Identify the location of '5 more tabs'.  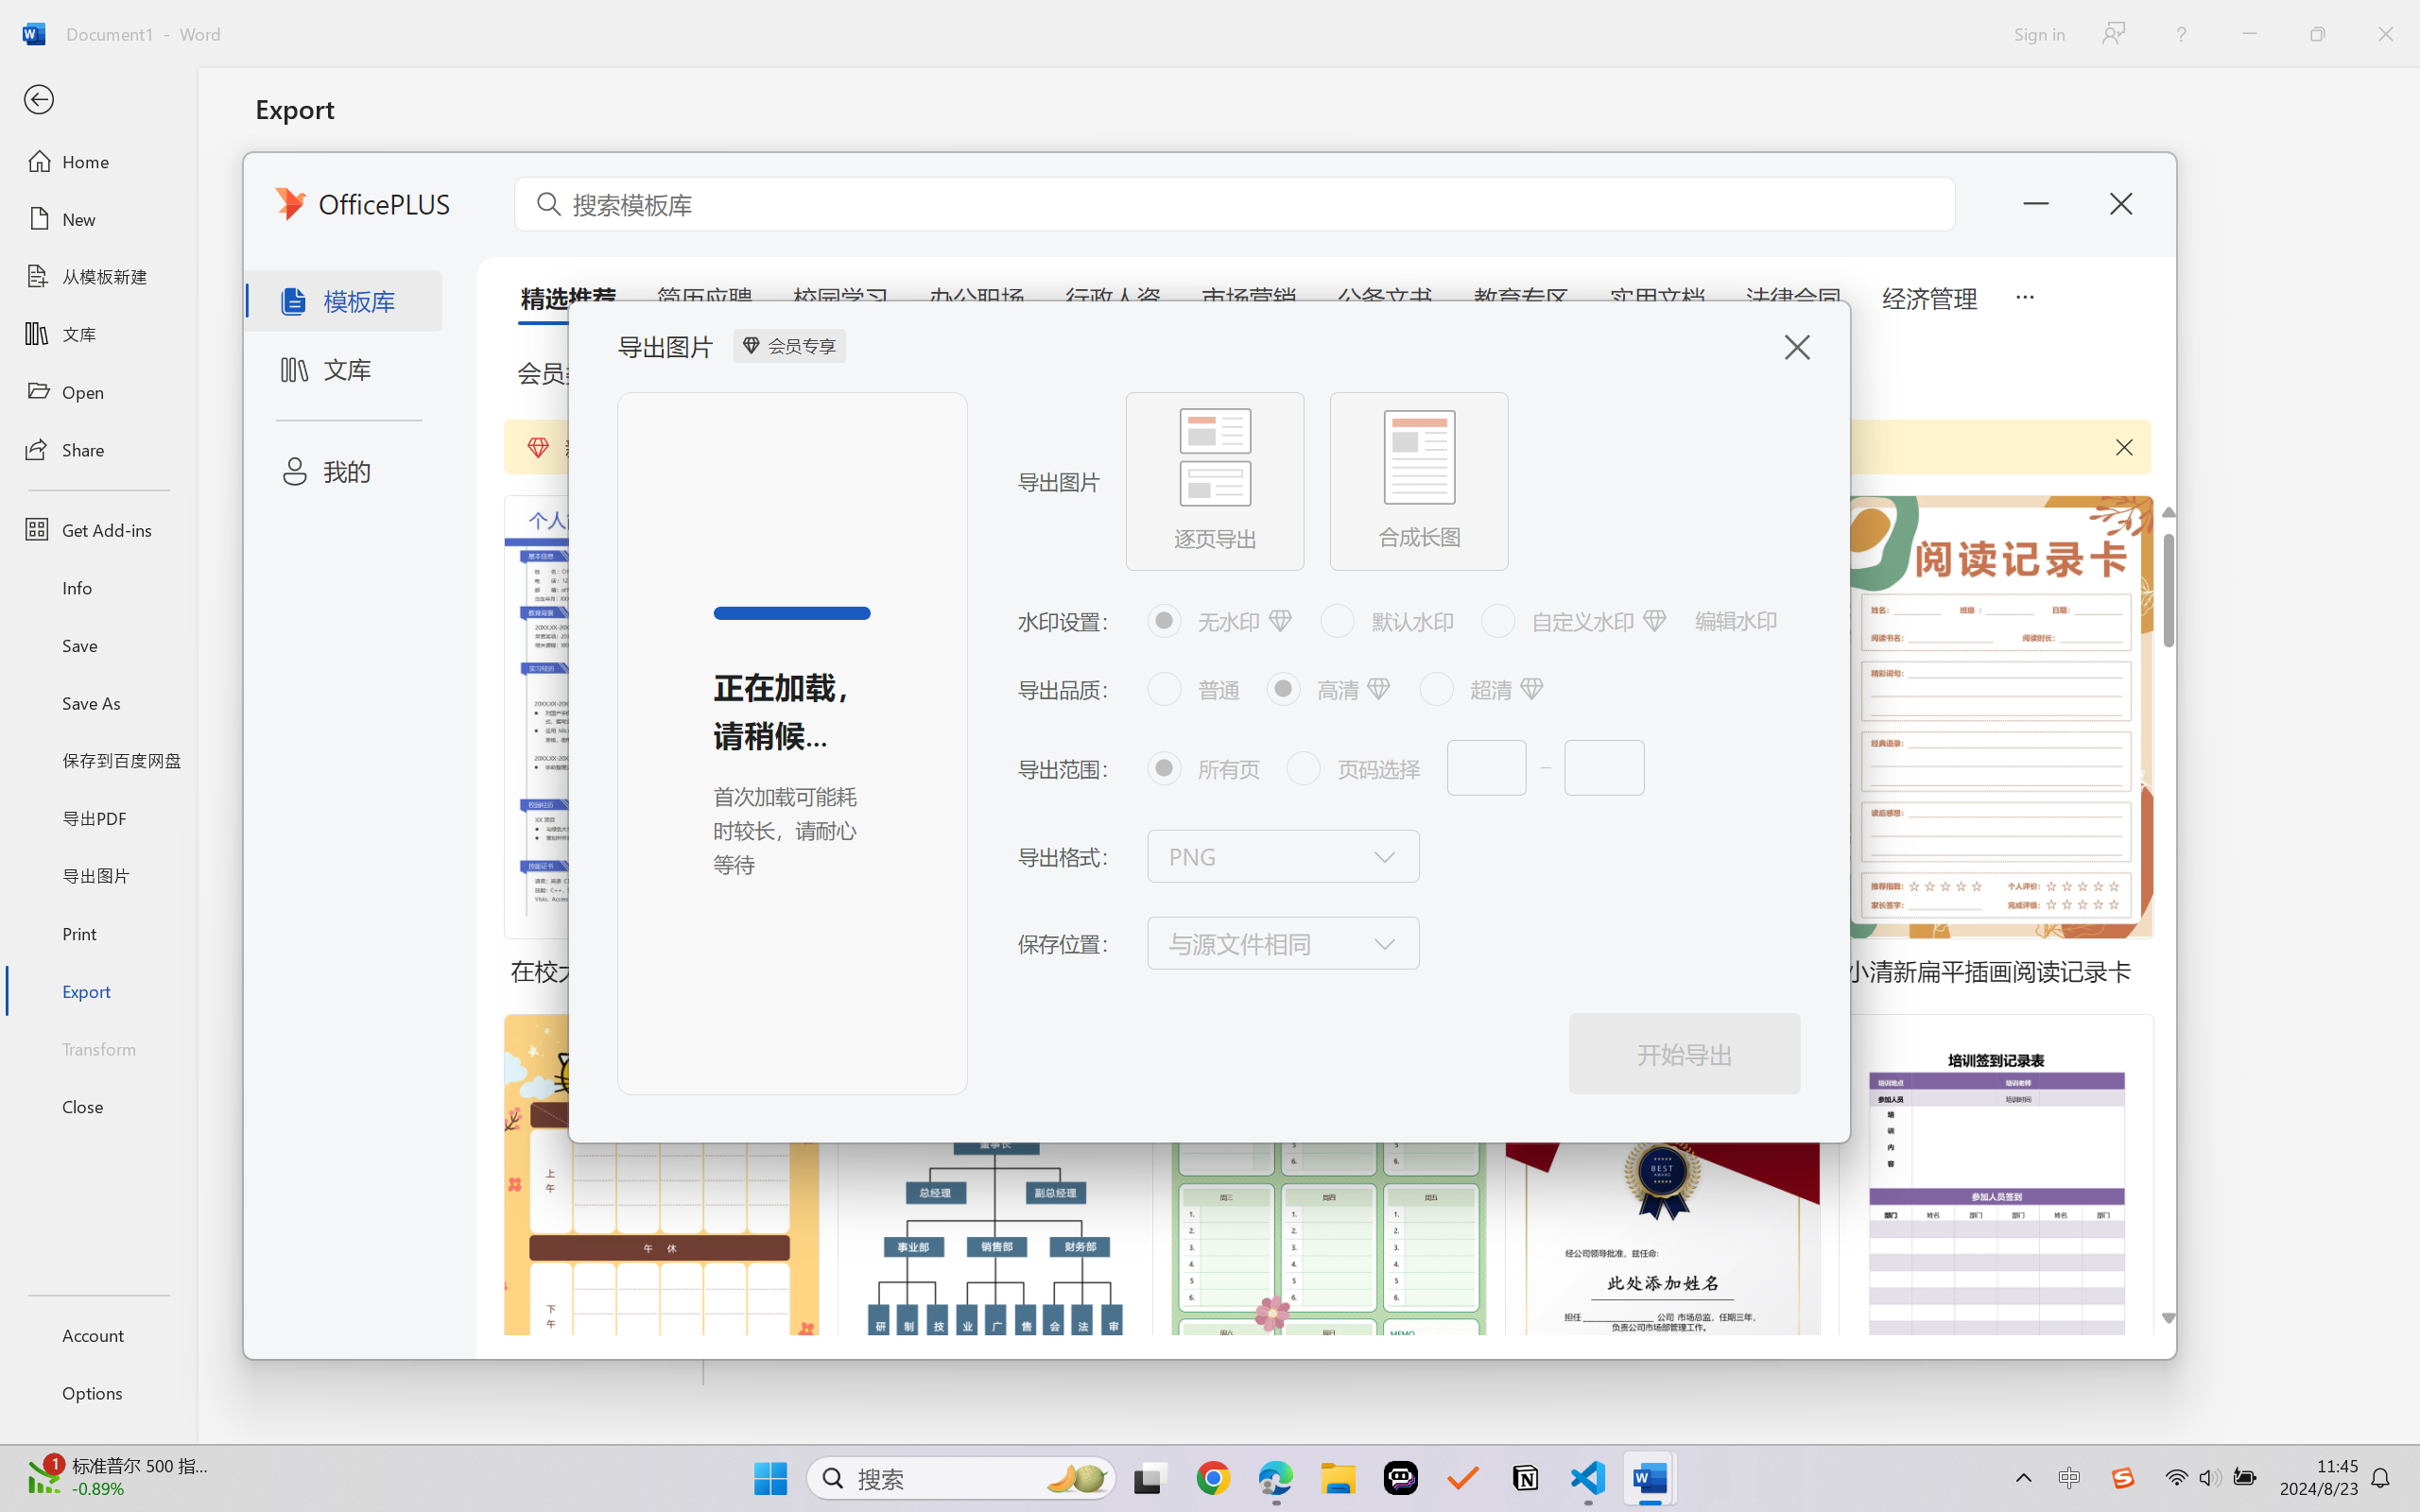
(2024, 294).